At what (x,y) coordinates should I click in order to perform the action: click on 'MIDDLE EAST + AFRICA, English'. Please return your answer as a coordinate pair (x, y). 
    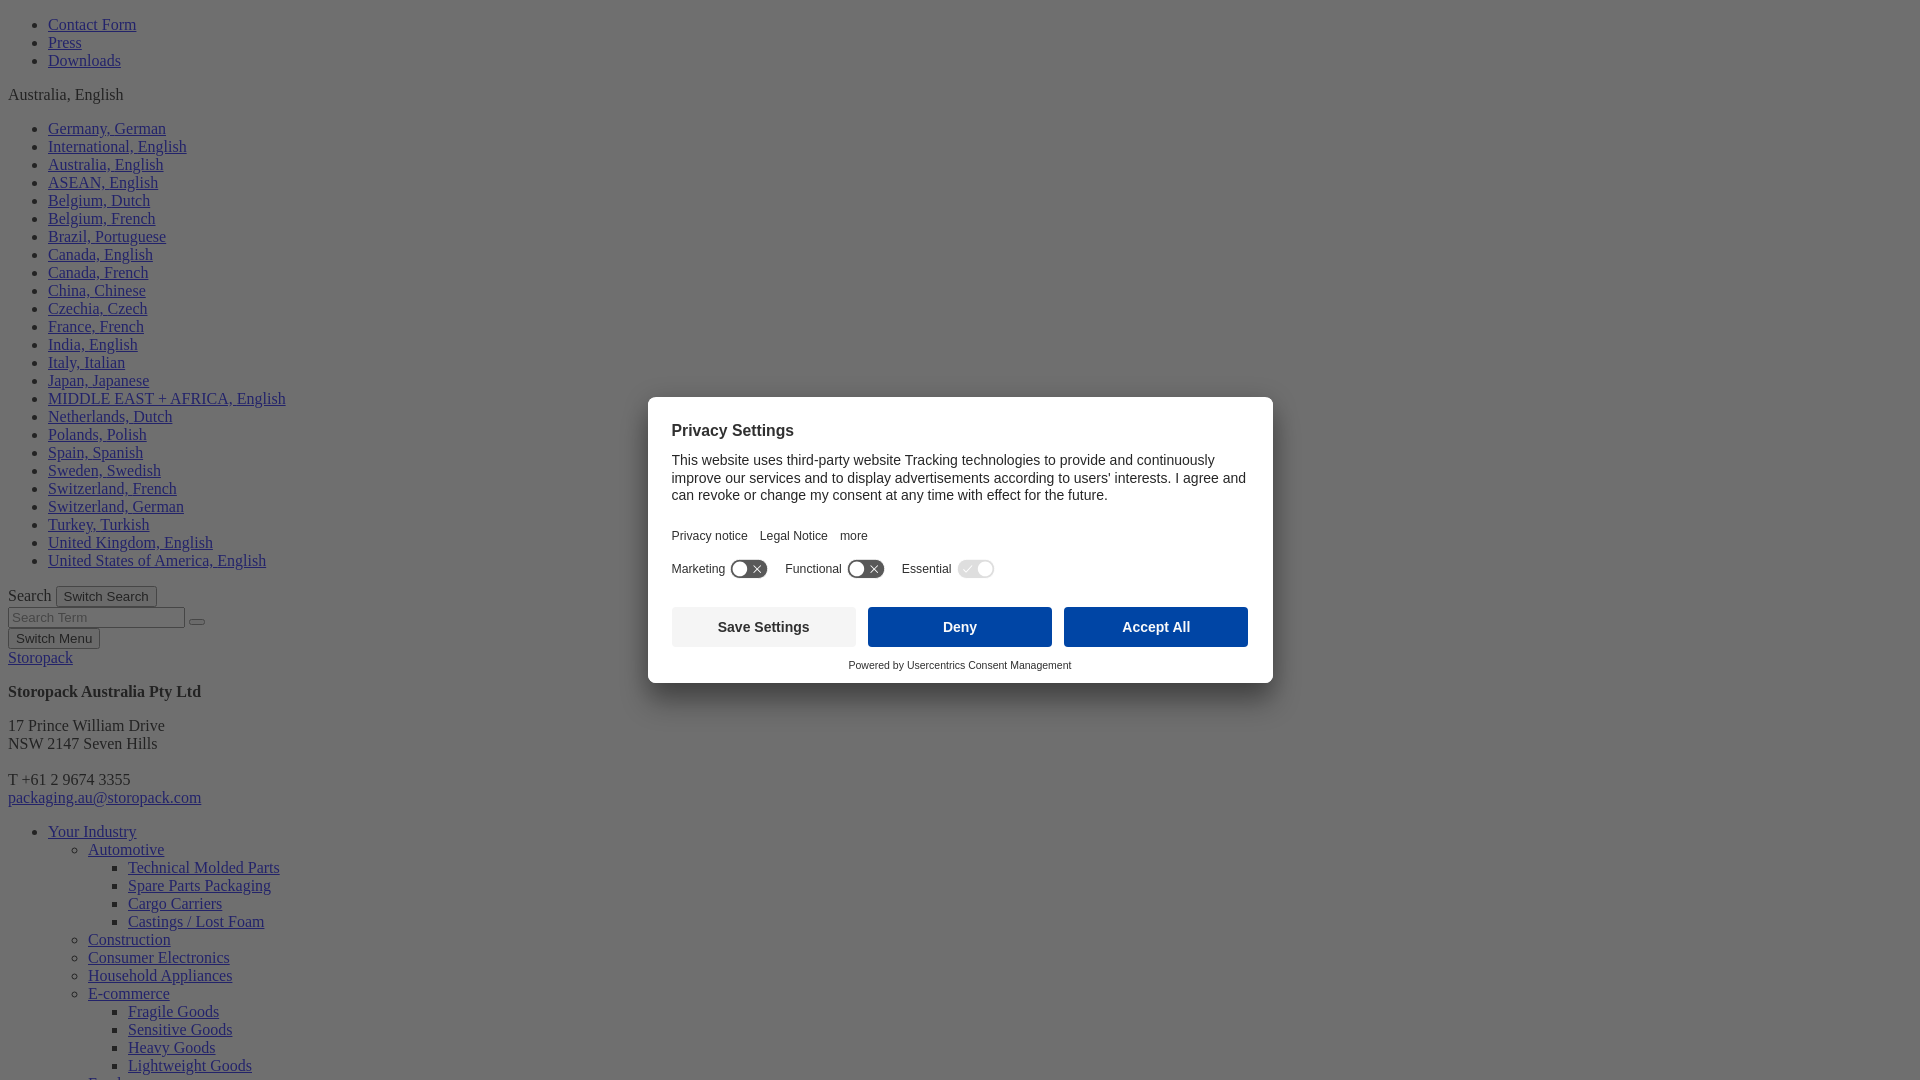
    Looking at the image, I should click on (48, 398).